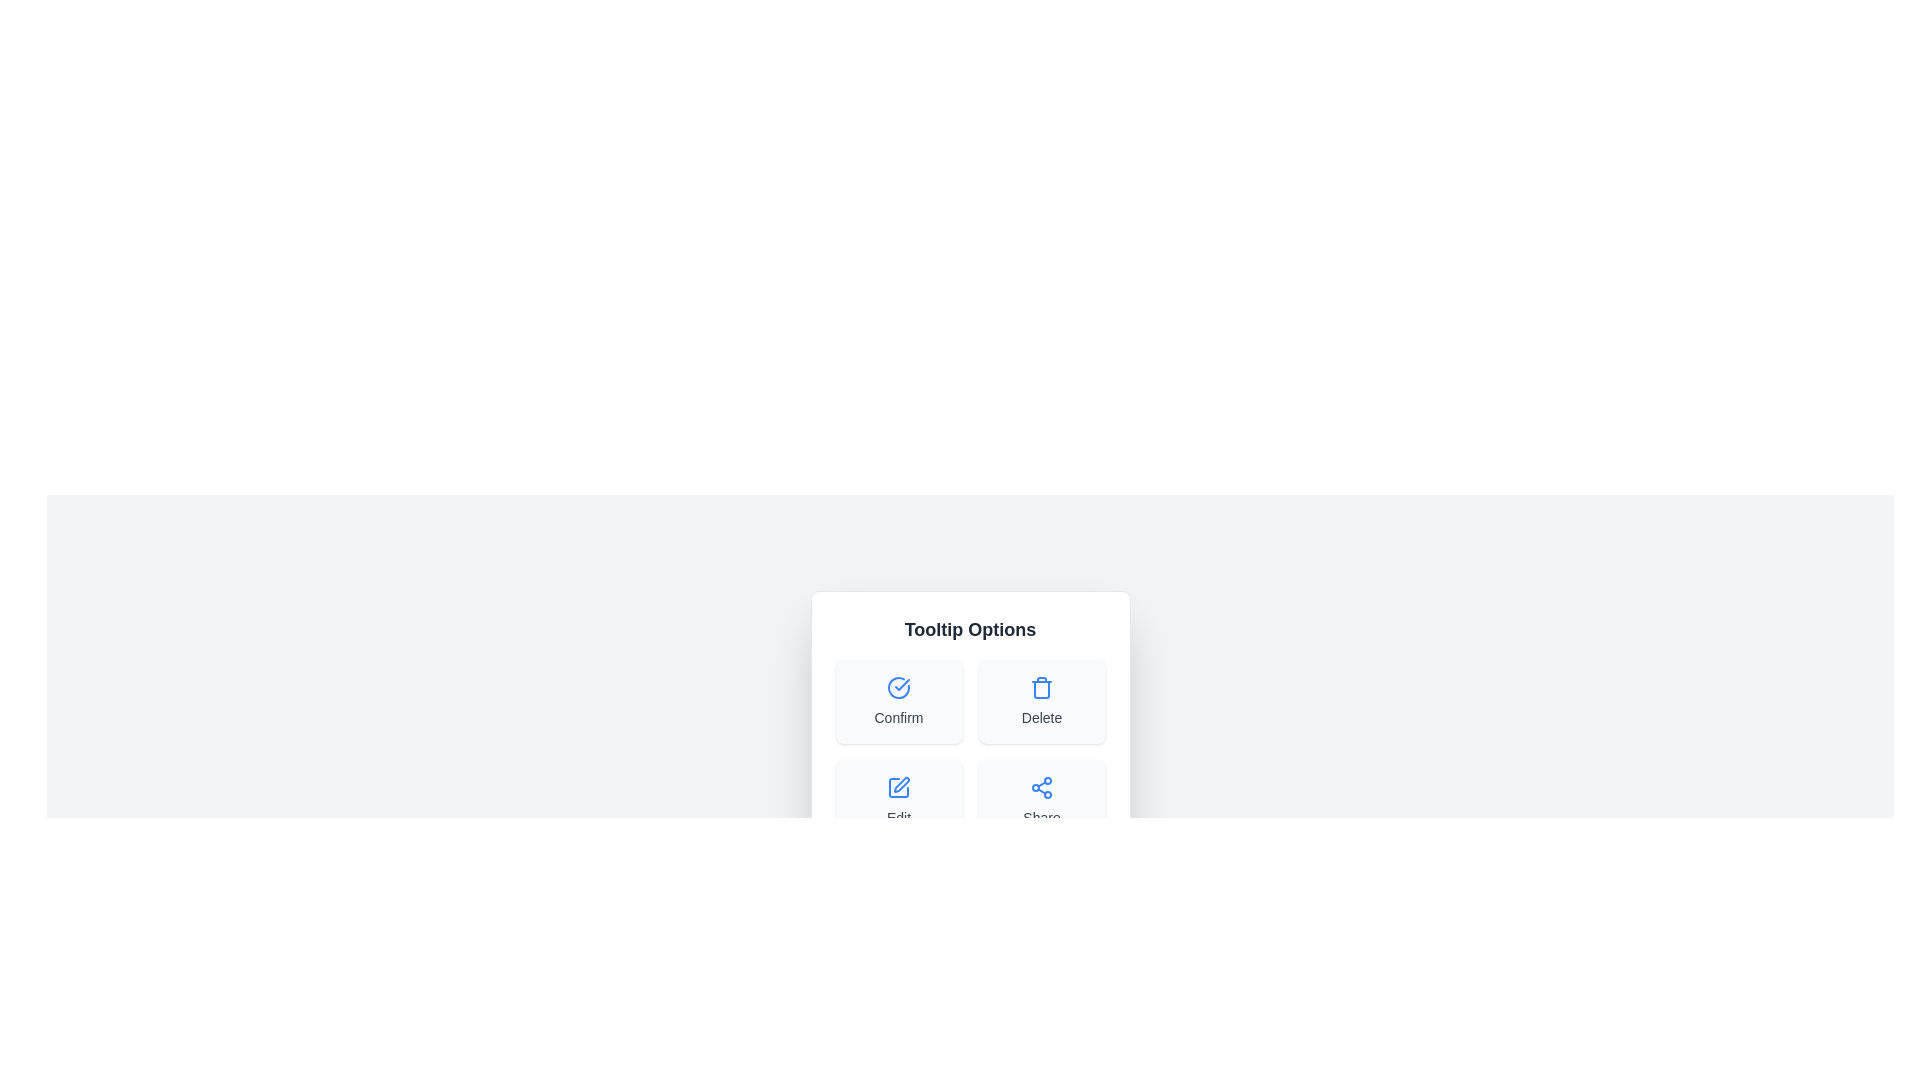 Image resolution: width=1920 pixels, height=1080 pixels. I want to click on the Tooltip Menu using keyboard focus, which offers options like Confirm, Delete, Edit, and Share, positioned near the top of the visible content area, so click(970, 729).